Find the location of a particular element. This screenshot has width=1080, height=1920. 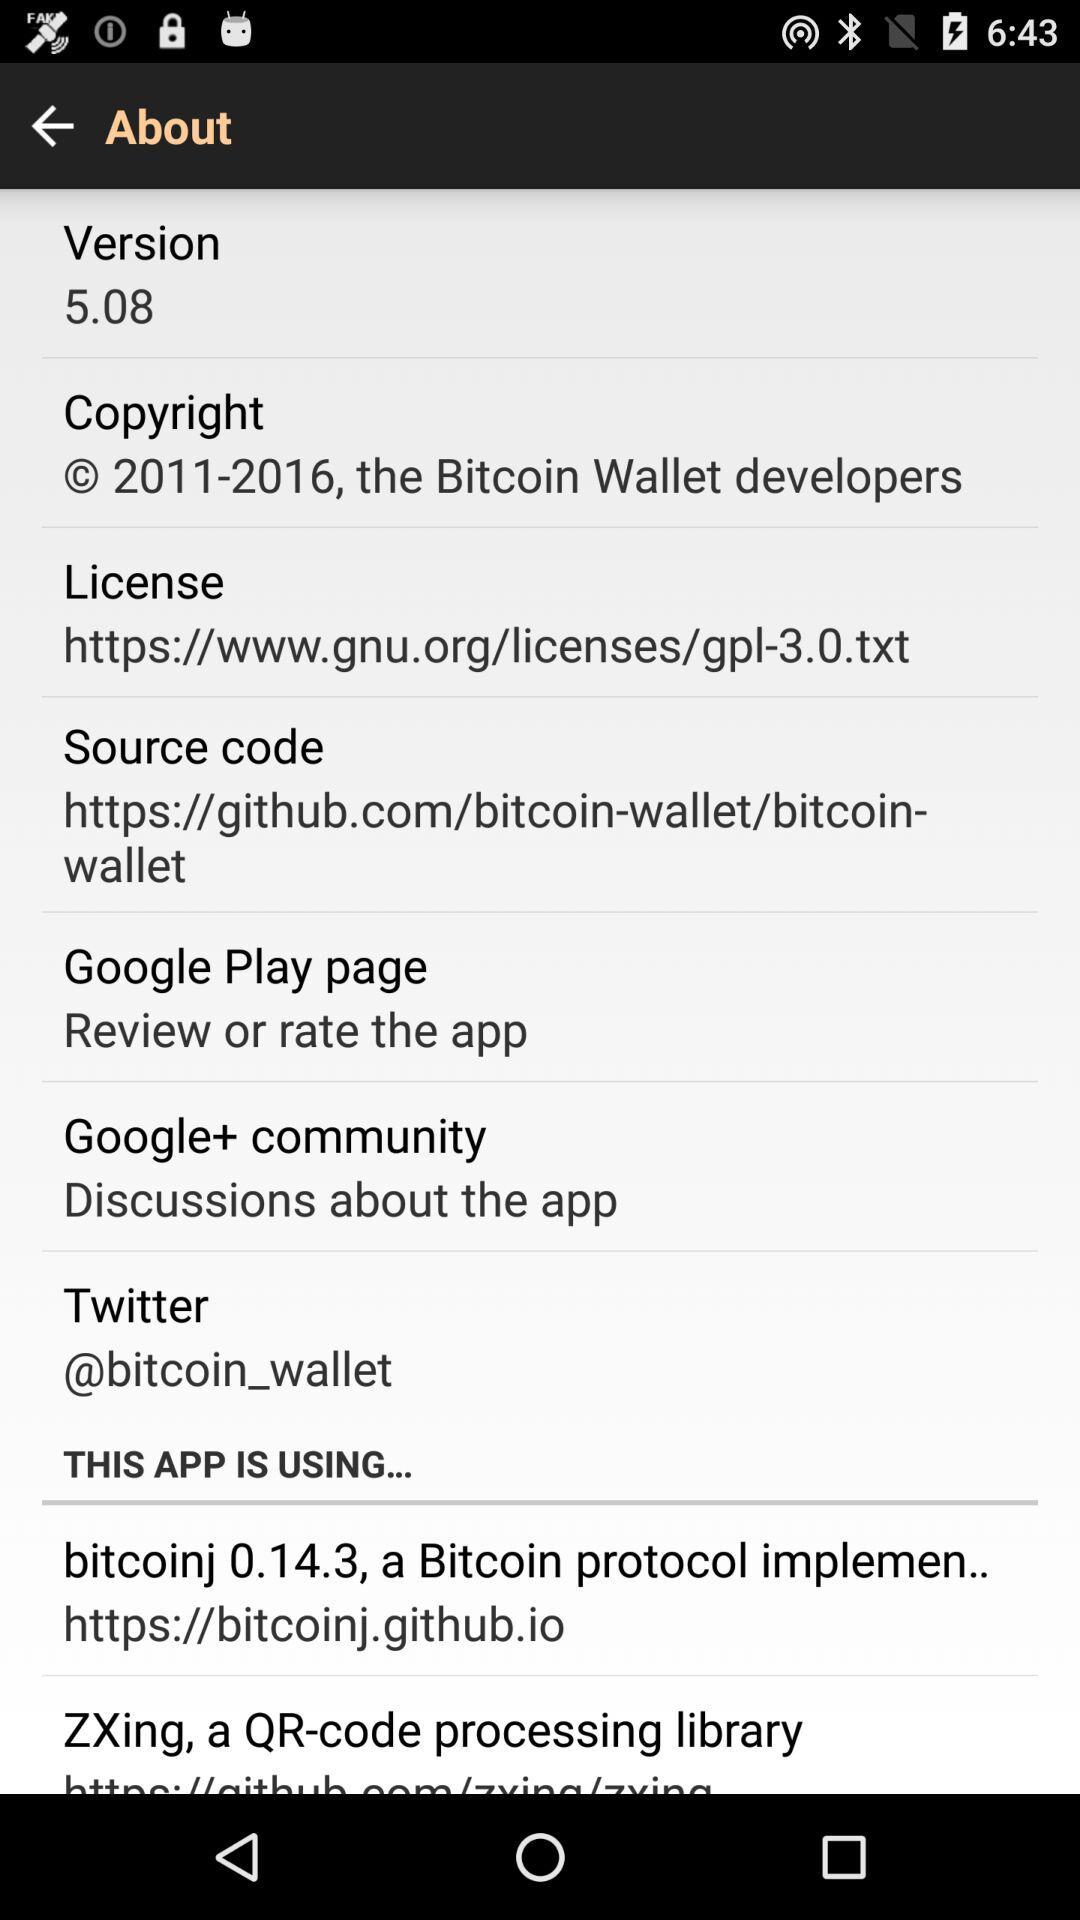

the icon above the google+ community item is located at coordinates (295, 1028).